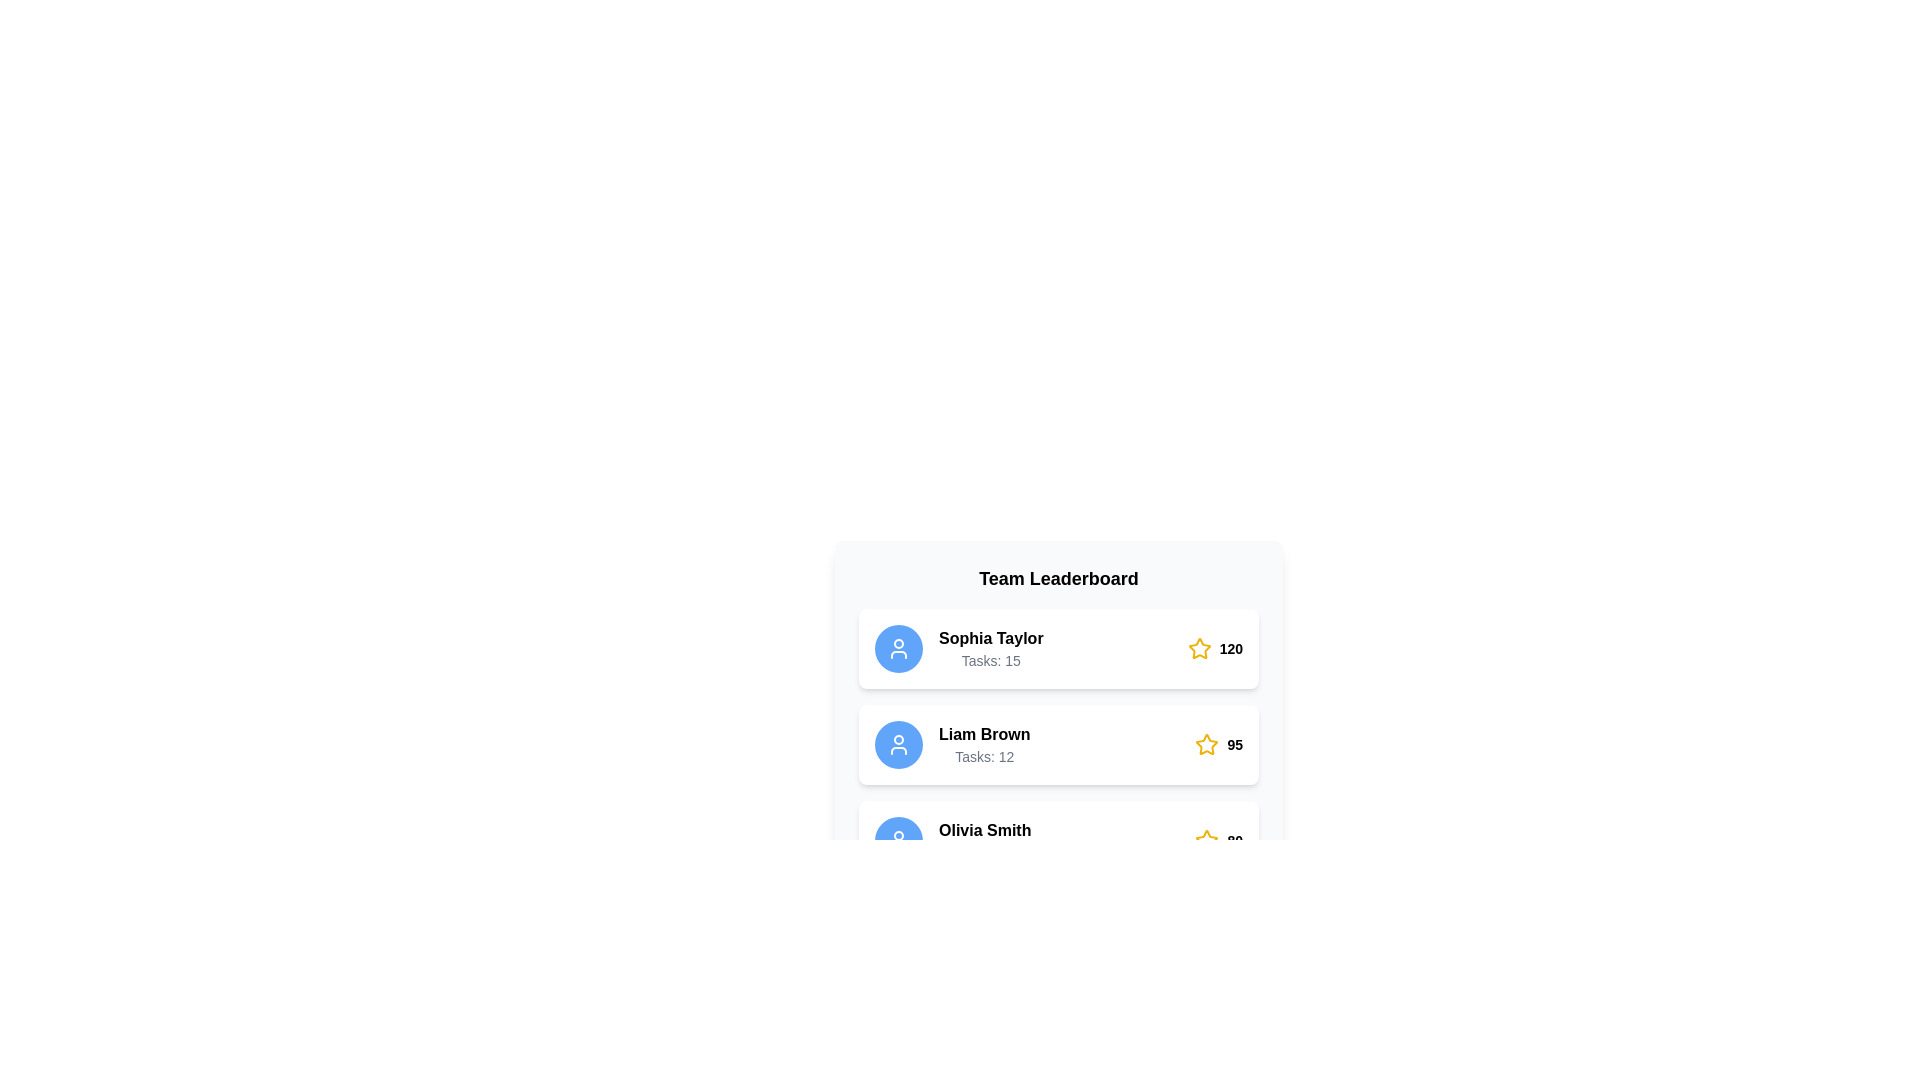  What do you see at coordinates (1205, 840) in the screenshot?
I see `the star icon located to the right of the username and task count details in the leaderboard entry` at bounding box center [1205, 840].